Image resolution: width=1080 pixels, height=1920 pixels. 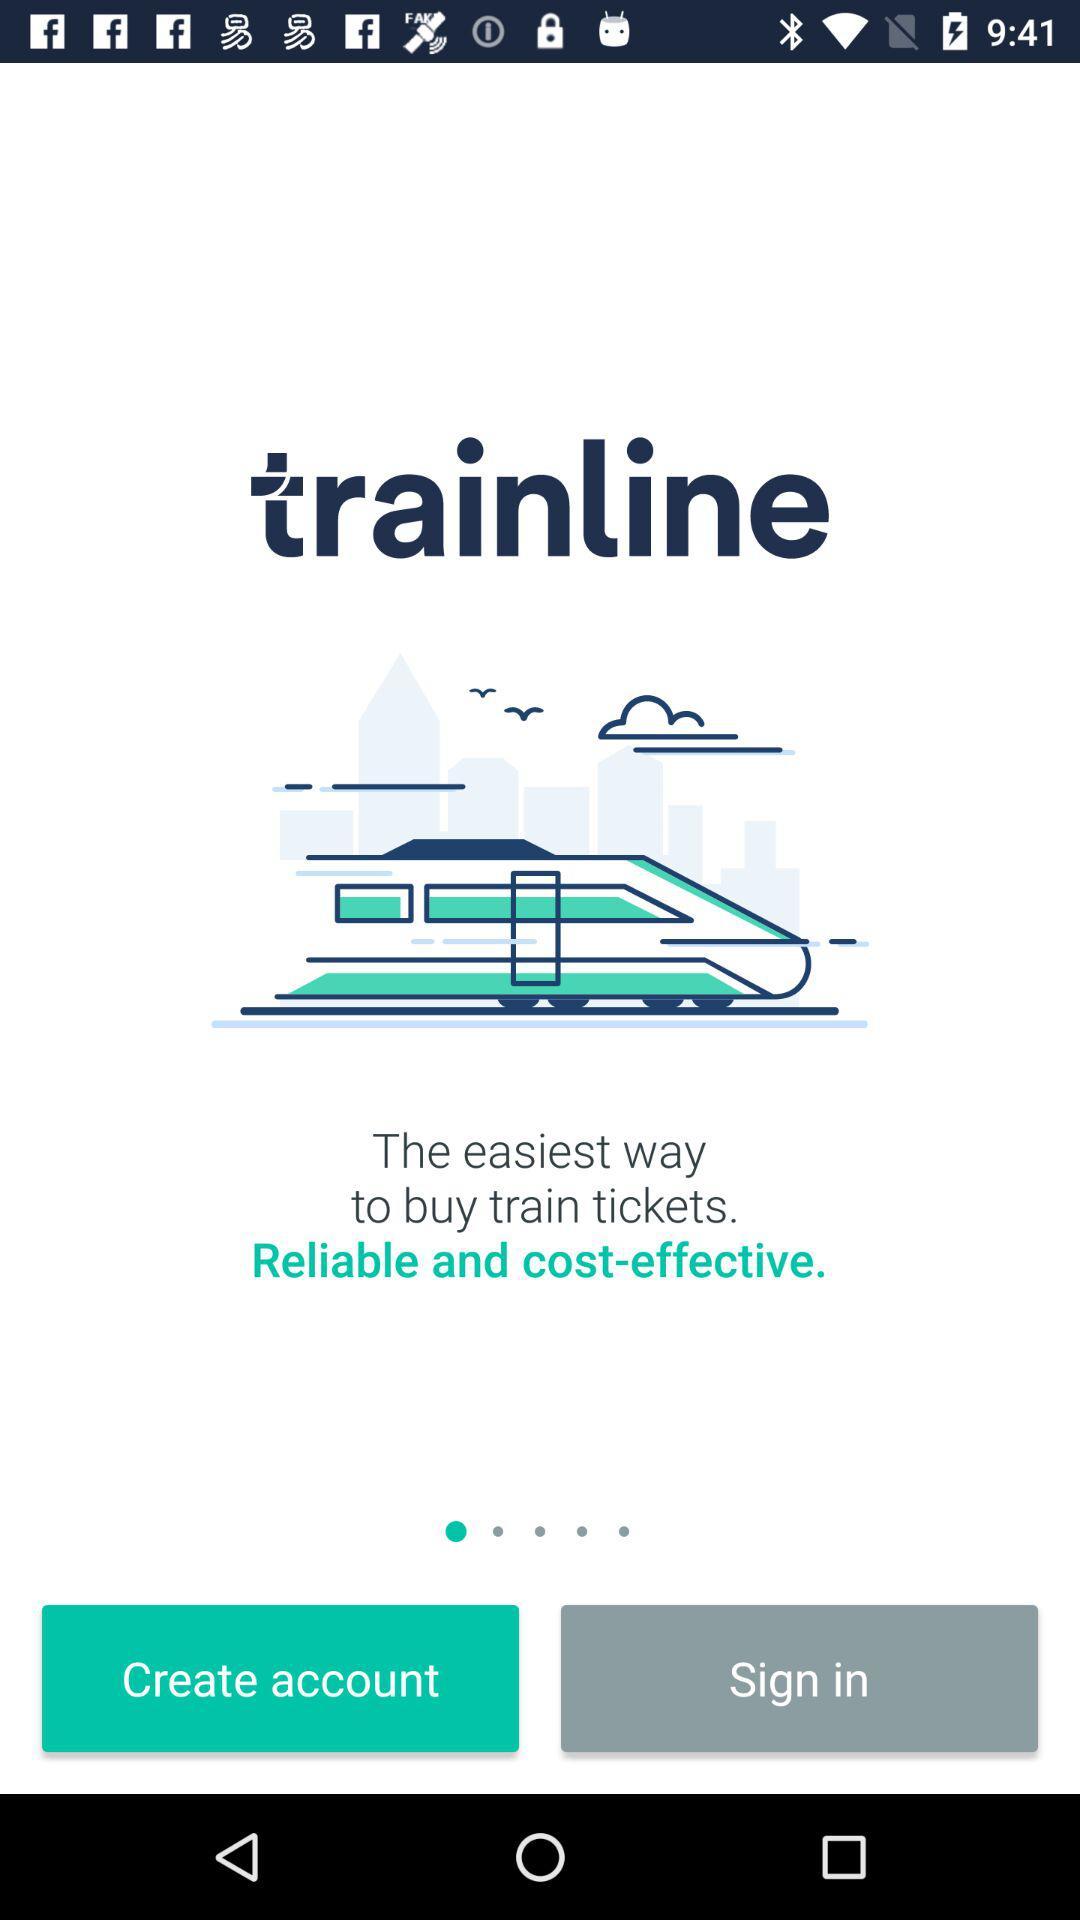 I want to click on create account item, so click(x=280, y=1678).